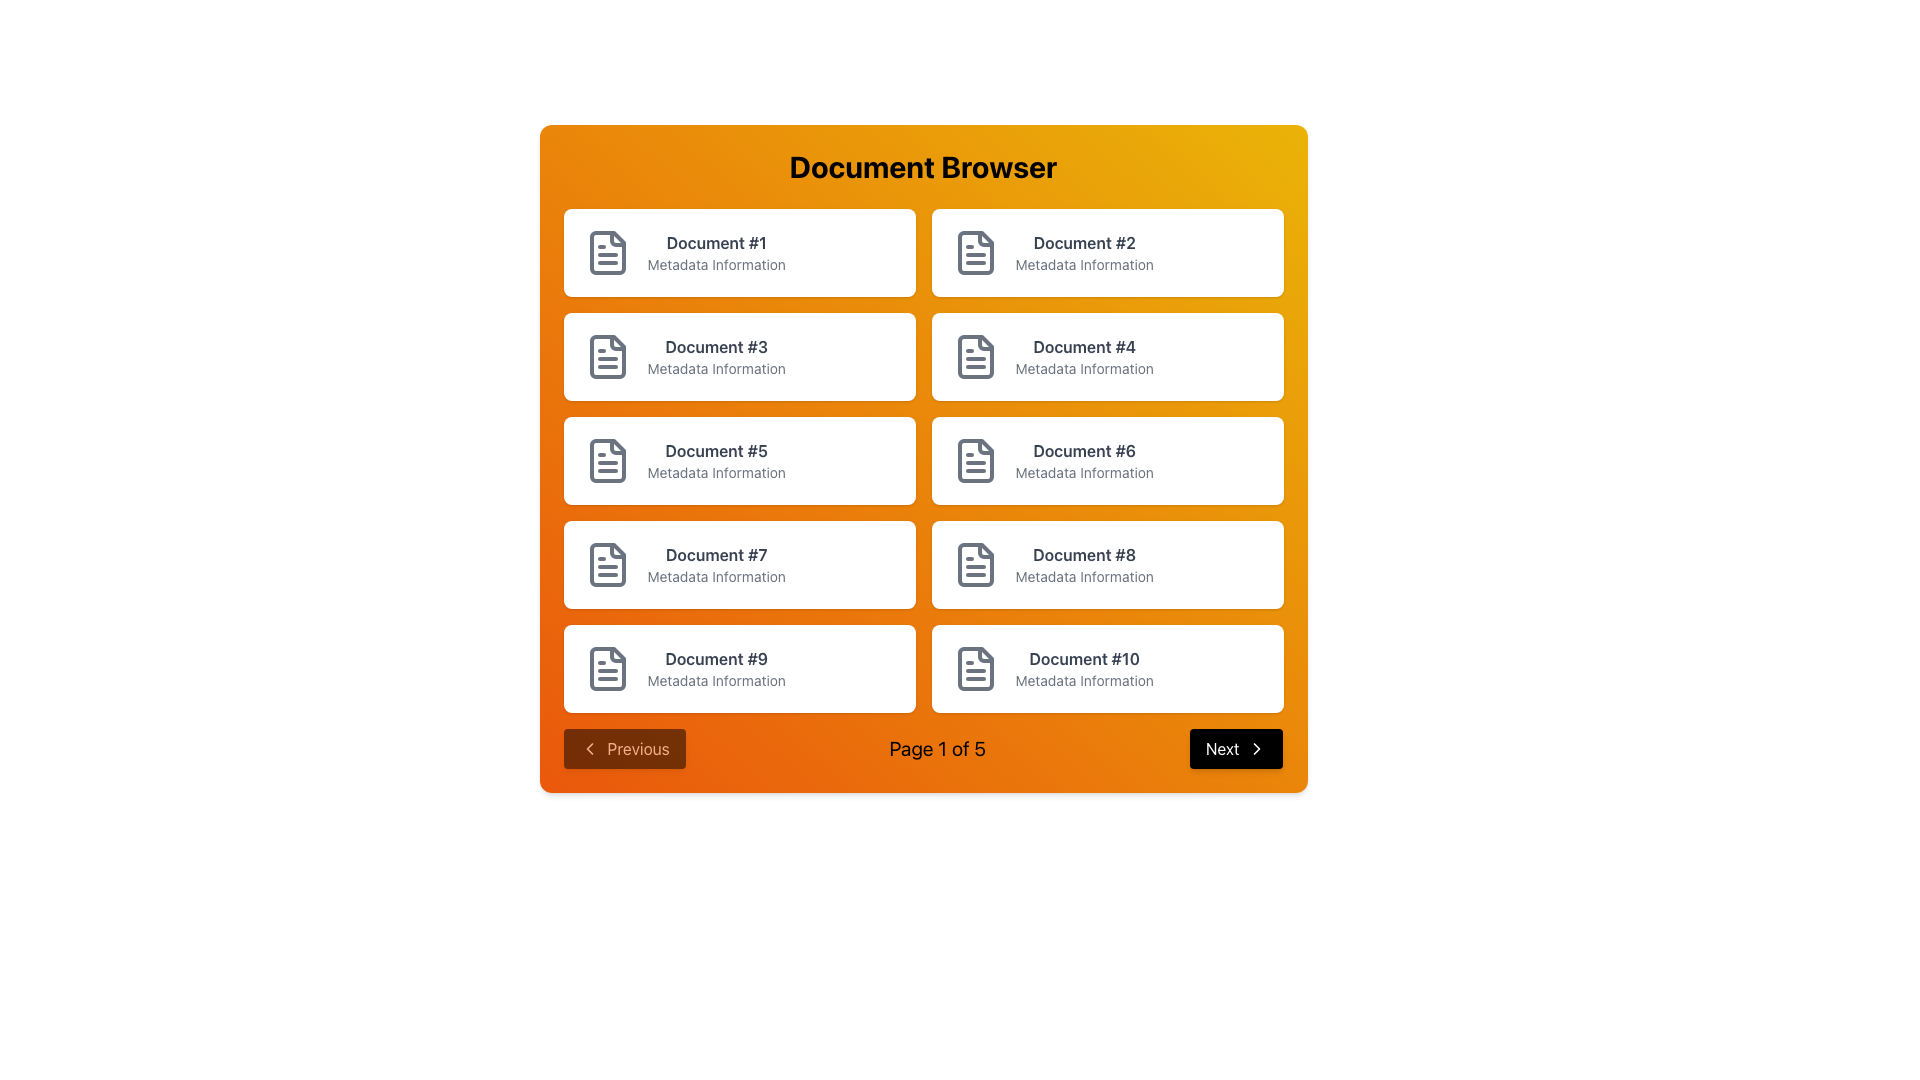 This screenshot has height=1080, width=1920. Describe the element at coordinates (606, 564) in the screenshot. I see `the simplified document icon, a grey outline with a folded corner, located in the third row, first column of the document list` at that location.